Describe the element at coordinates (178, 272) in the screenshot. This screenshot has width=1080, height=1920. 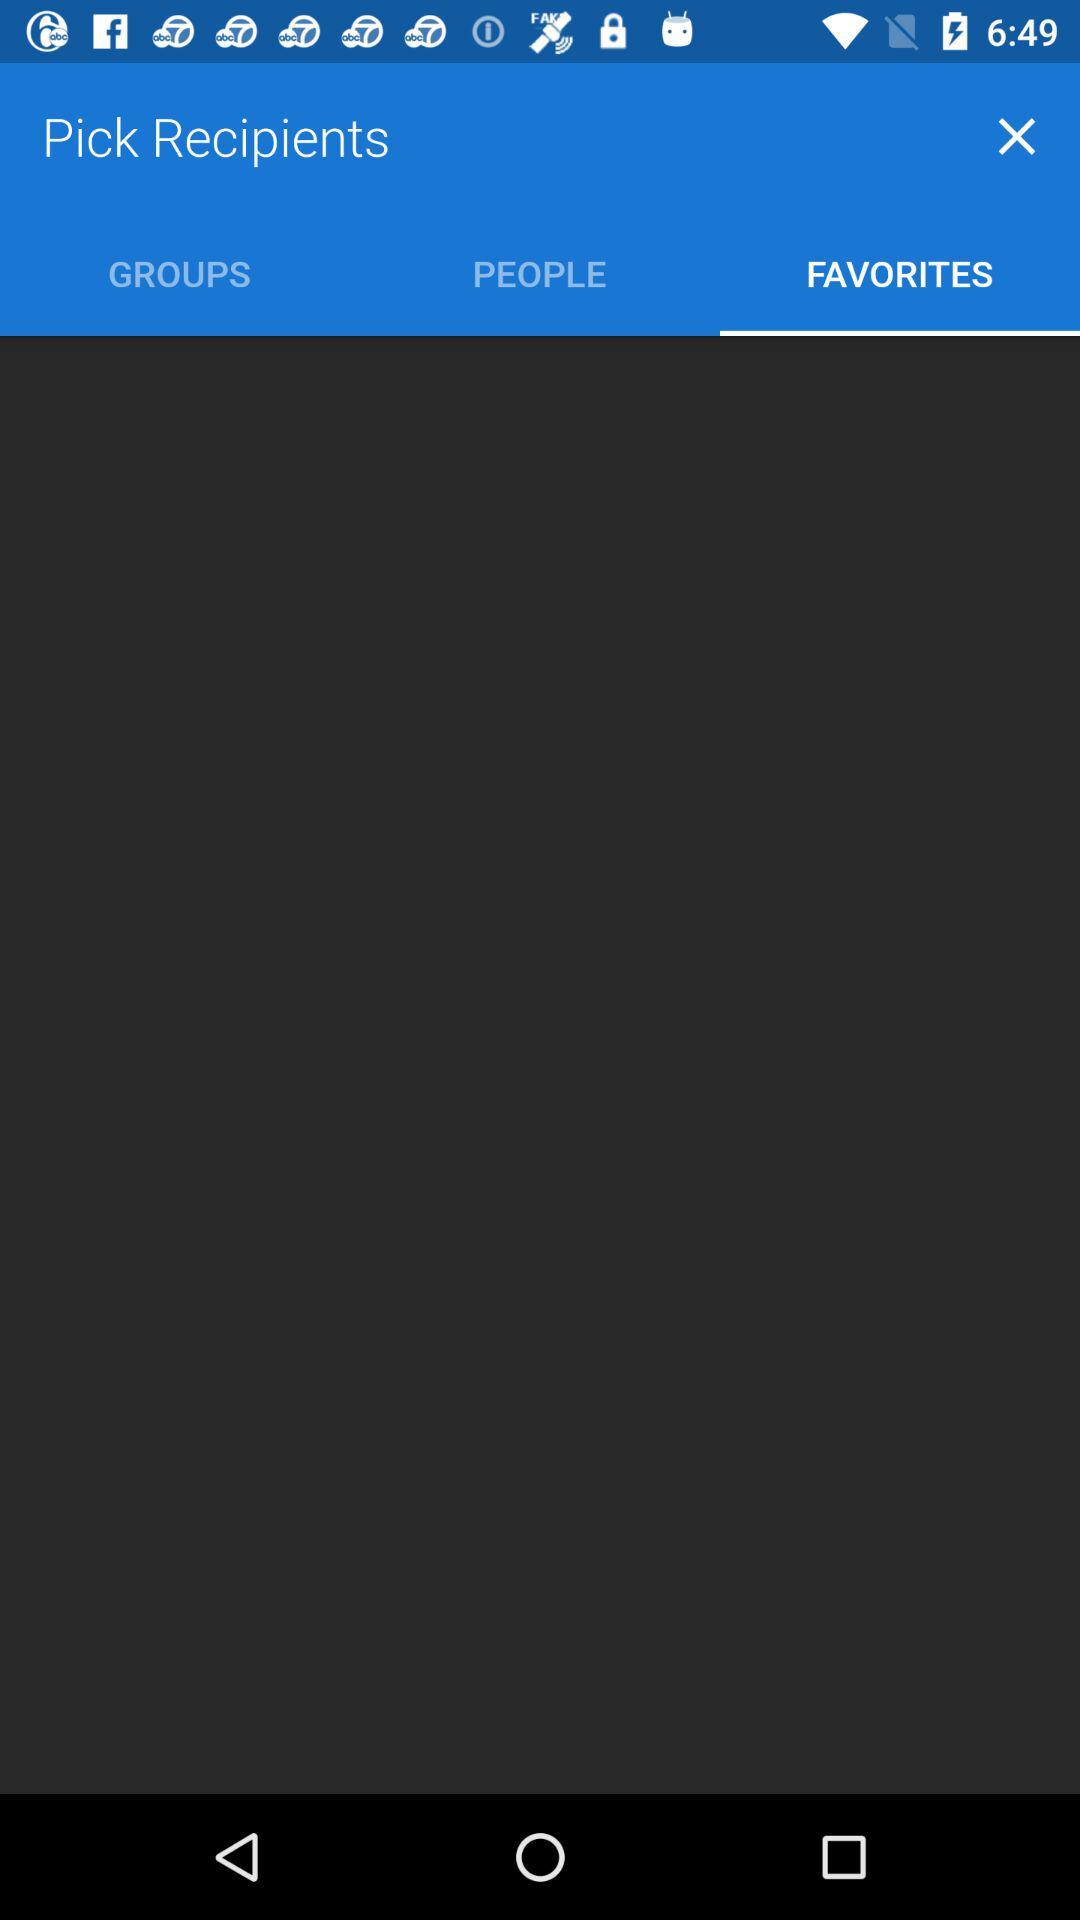
I see `the groups item` at that location.